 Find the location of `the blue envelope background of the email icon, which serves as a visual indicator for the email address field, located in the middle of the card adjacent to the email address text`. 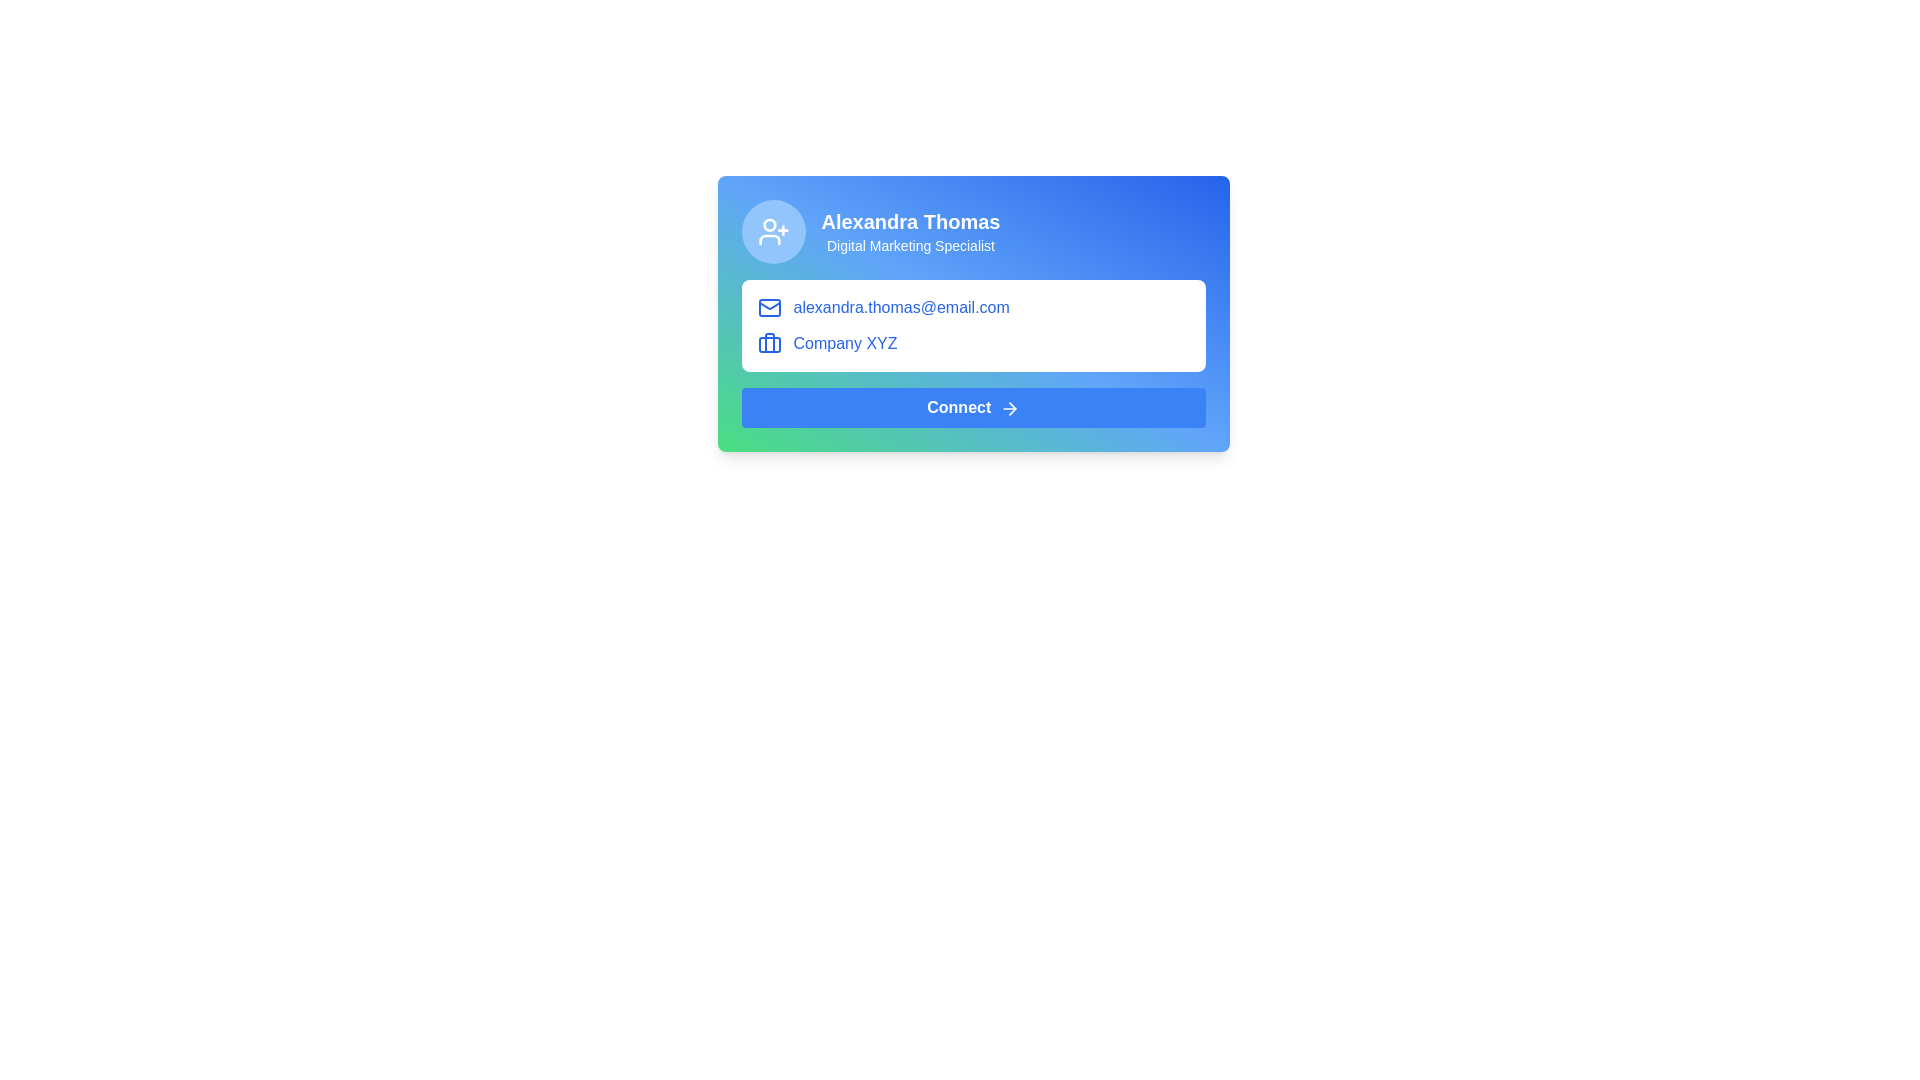

the blue envelope background of the email icon, which serves as a visual indicator for the email address field, located in the middle of the card adjacent to the email address text is located at coordinates (768, 308).